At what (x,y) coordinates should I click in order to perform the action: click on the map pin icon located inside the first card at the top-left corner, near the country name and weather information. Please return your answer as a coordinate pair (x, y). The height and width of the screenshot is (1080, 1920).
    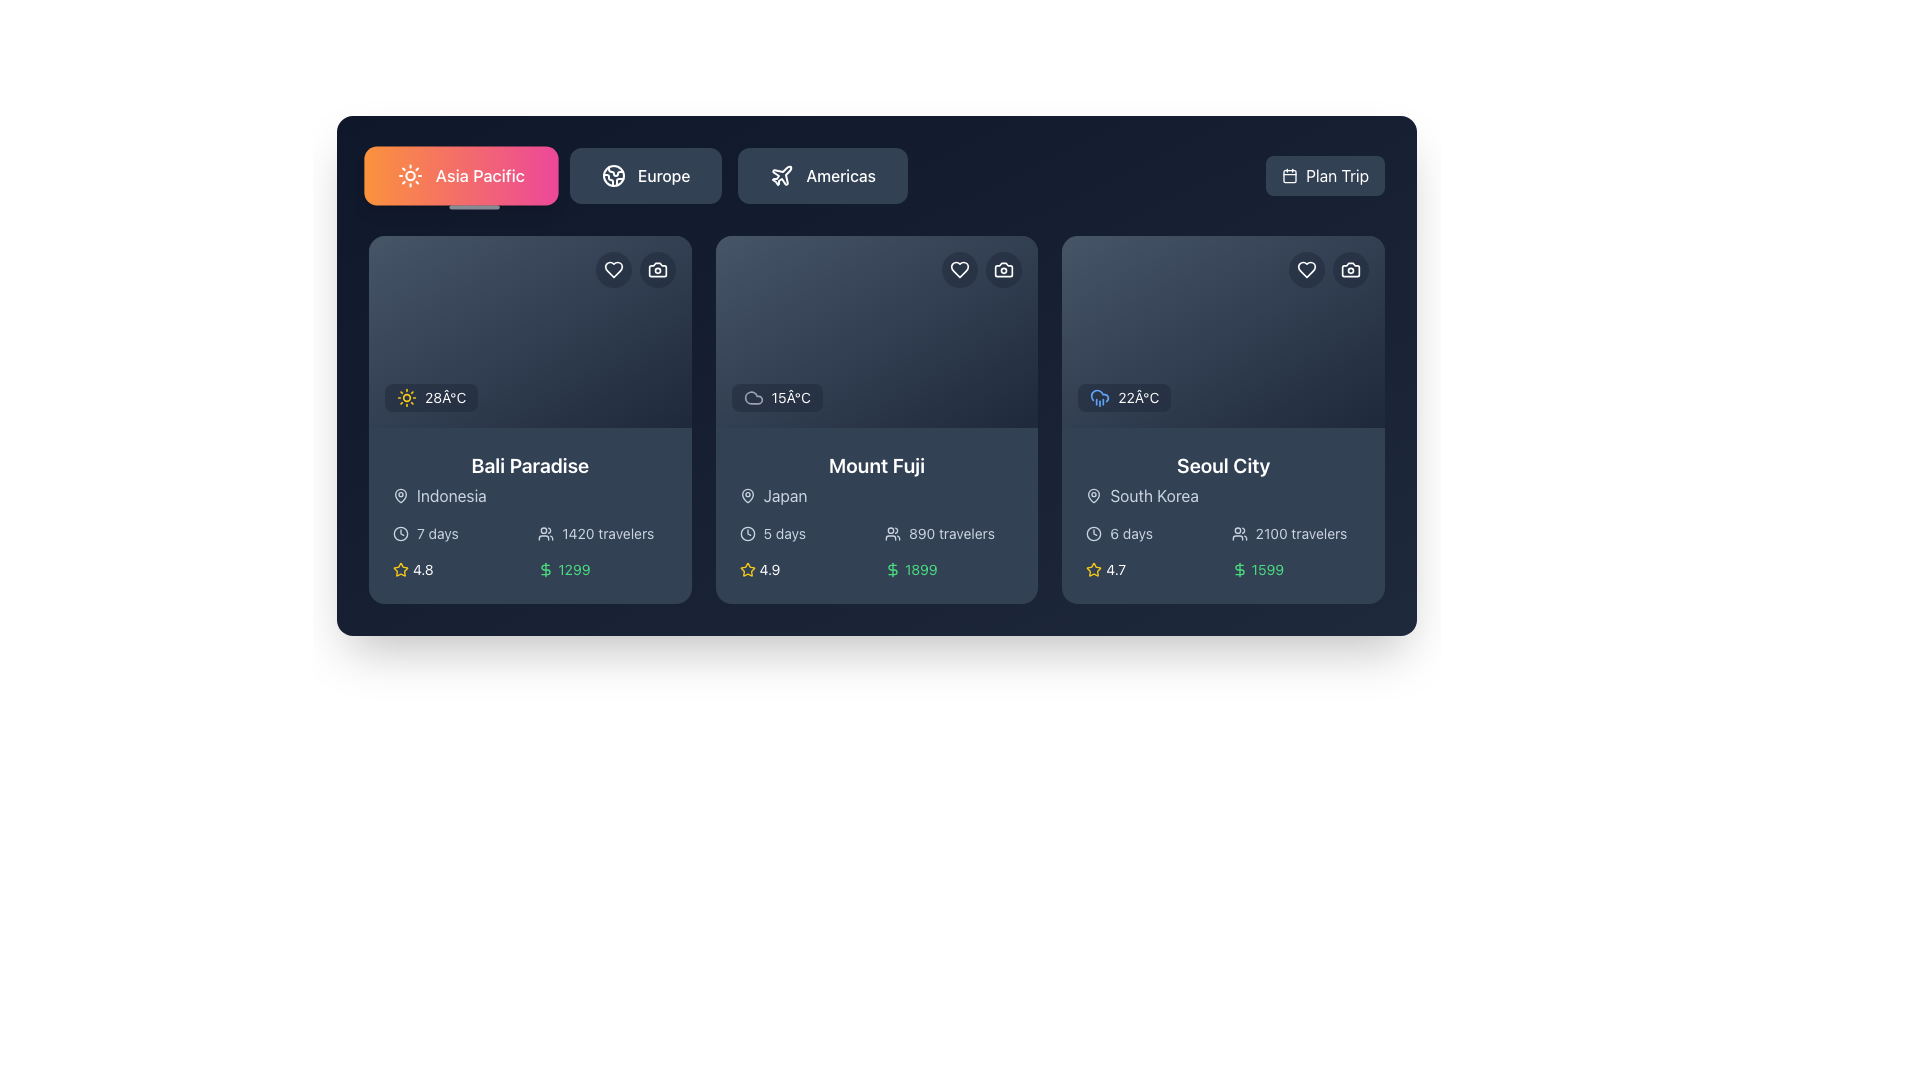
    Looking at the image, I should click on (400, 494).